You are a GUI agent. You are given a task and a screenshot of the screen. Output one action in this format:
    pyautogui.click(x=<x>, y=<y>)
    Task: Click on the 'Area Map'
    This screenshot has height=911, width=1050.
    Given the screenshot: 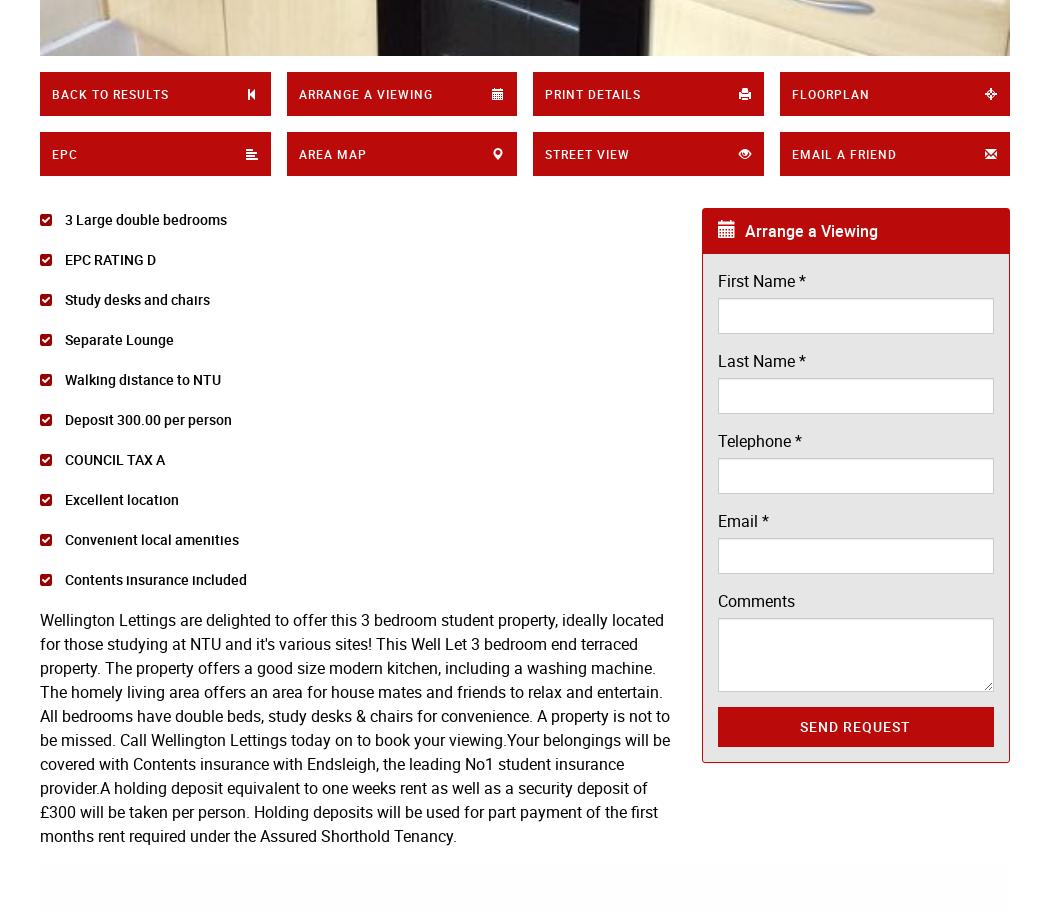 What is the action you would take?
    pyautogui.click(x=332, y=153)
    